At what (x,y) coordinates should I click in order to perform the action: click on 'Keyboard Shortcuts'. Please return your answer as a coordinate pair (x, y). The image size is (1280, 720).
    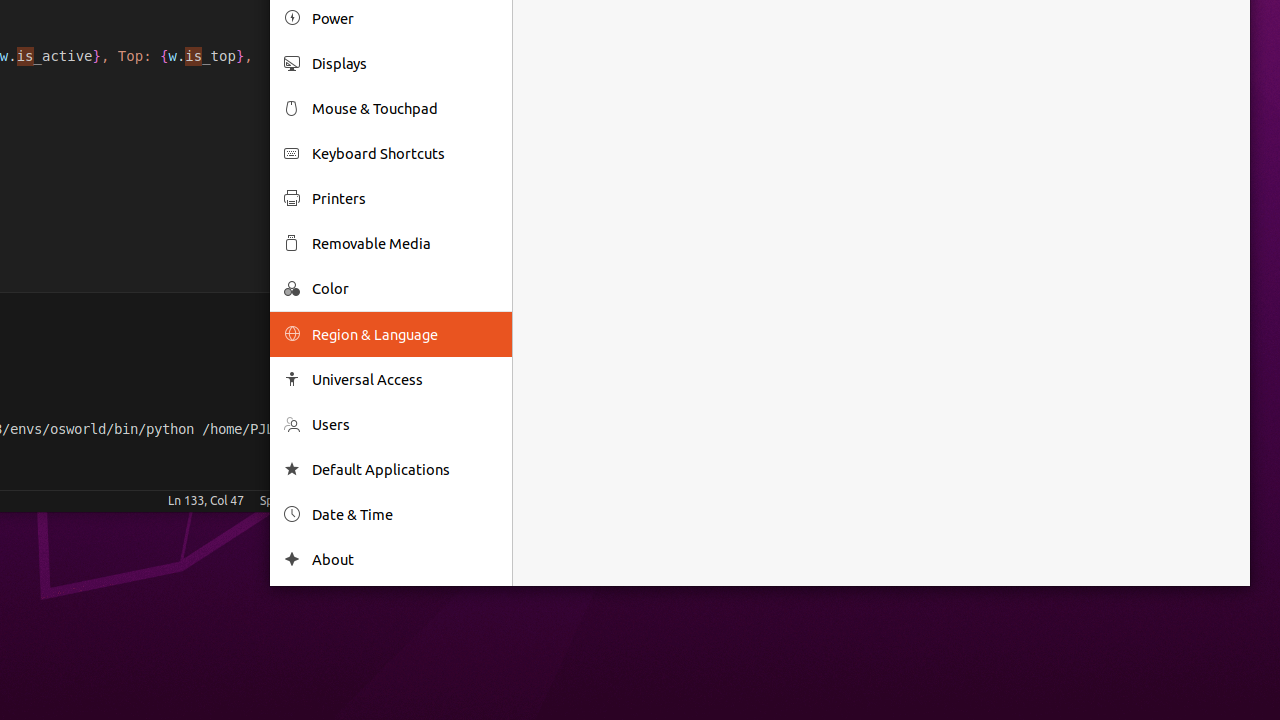
    Looking at the image, I should click on (403, 152).